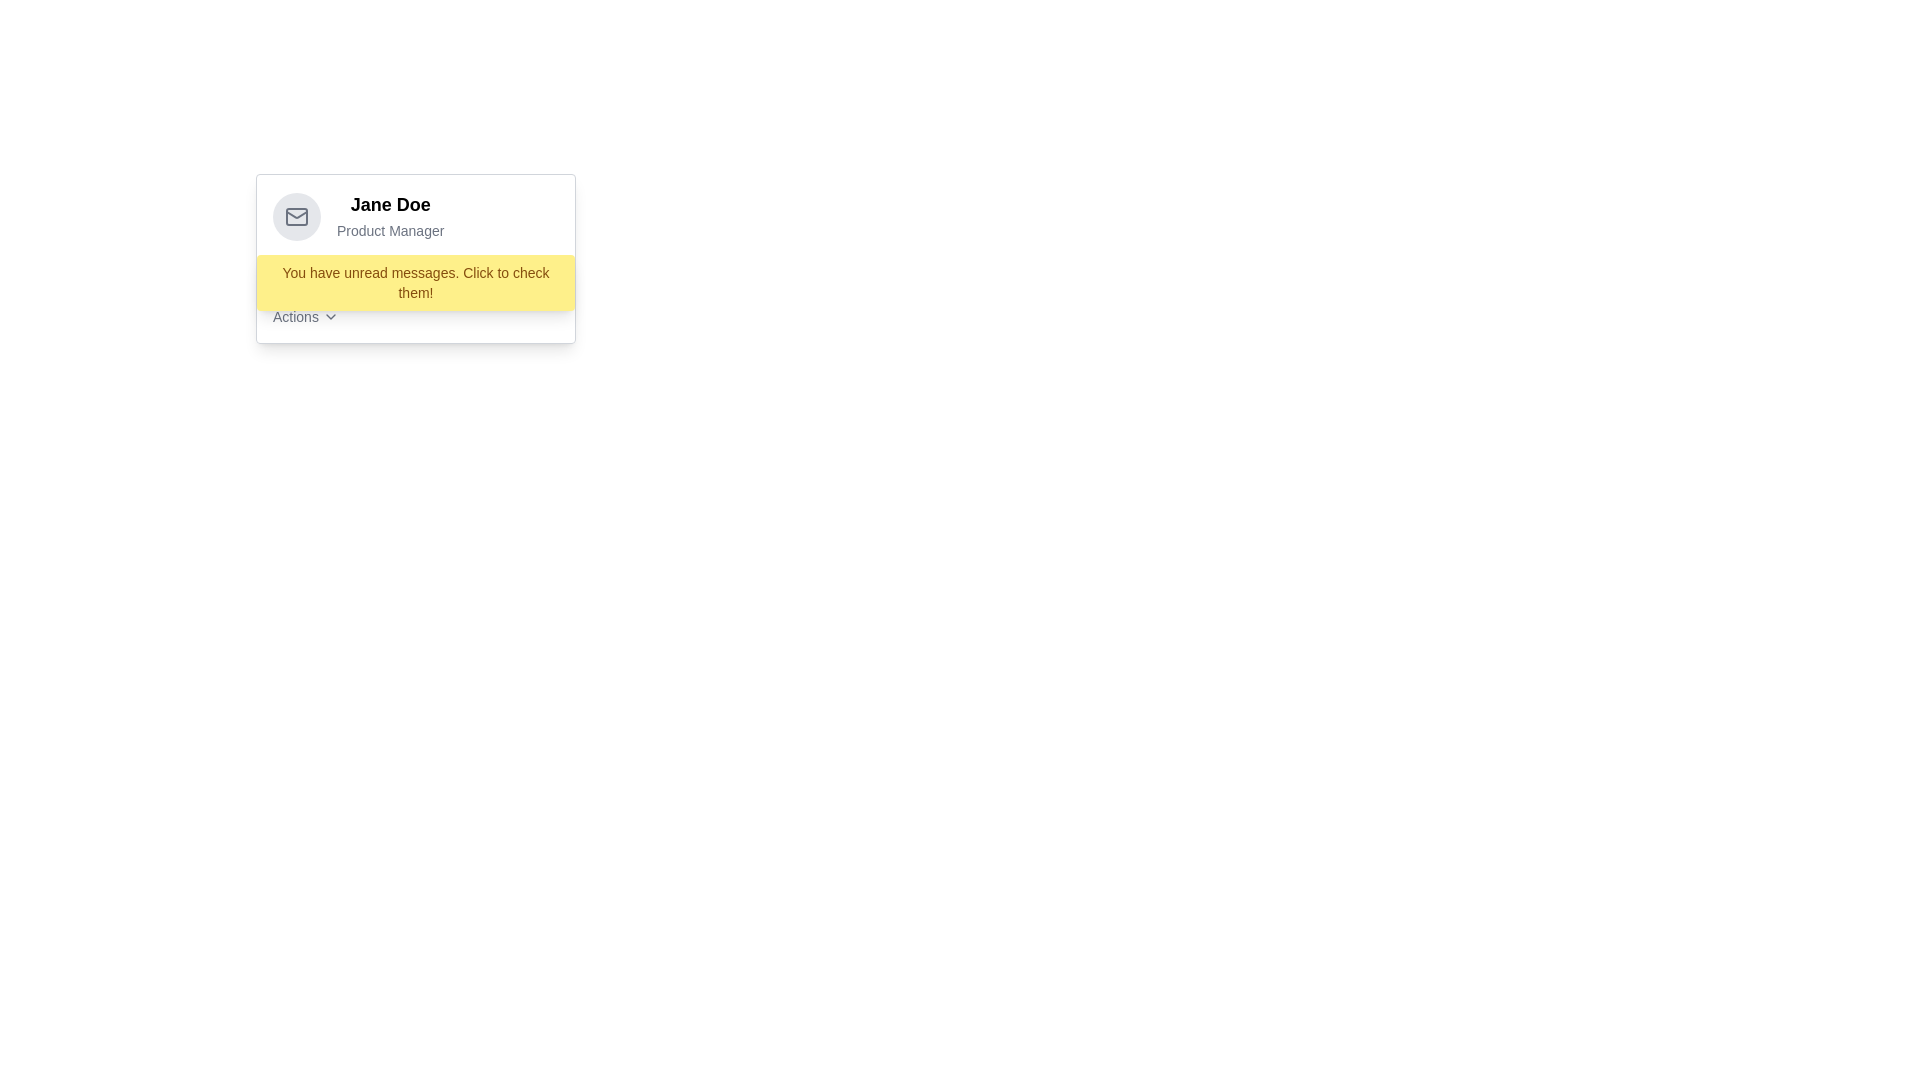 The height and width of the screenshot is (1080, 1920). What do you see at coordinates (305, 315) in the screenshot?
I see `the 'Actions' dropdown menu button located in the bottom-left section of the card interface` at bounding box center [305, 315].